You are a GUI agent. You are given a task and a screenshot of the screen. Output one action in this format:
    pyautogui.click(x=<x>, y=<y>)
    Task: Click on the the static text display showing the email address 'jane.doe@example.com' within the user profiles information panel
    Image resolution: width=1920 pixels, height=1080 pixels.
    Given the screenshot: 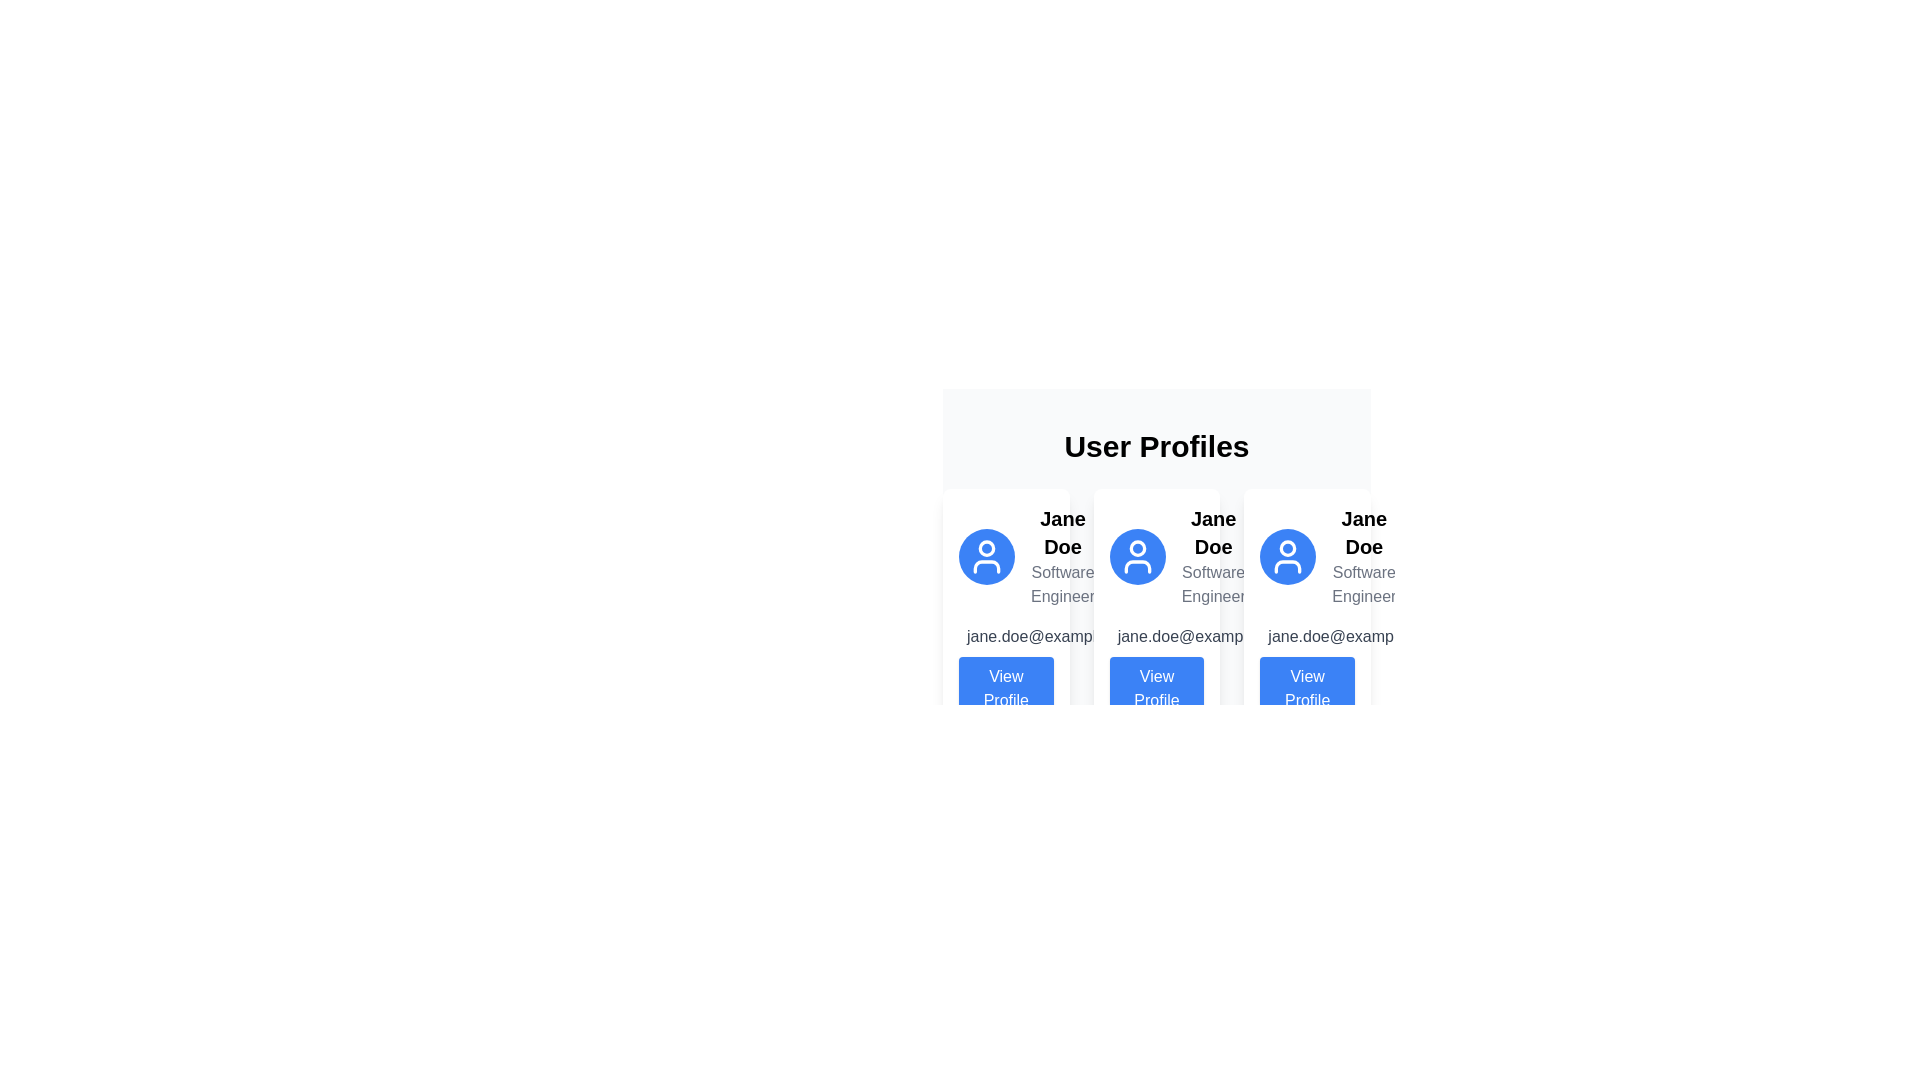 What is the action you would take?
    pyautogui.click(x=1006, y=636)
    